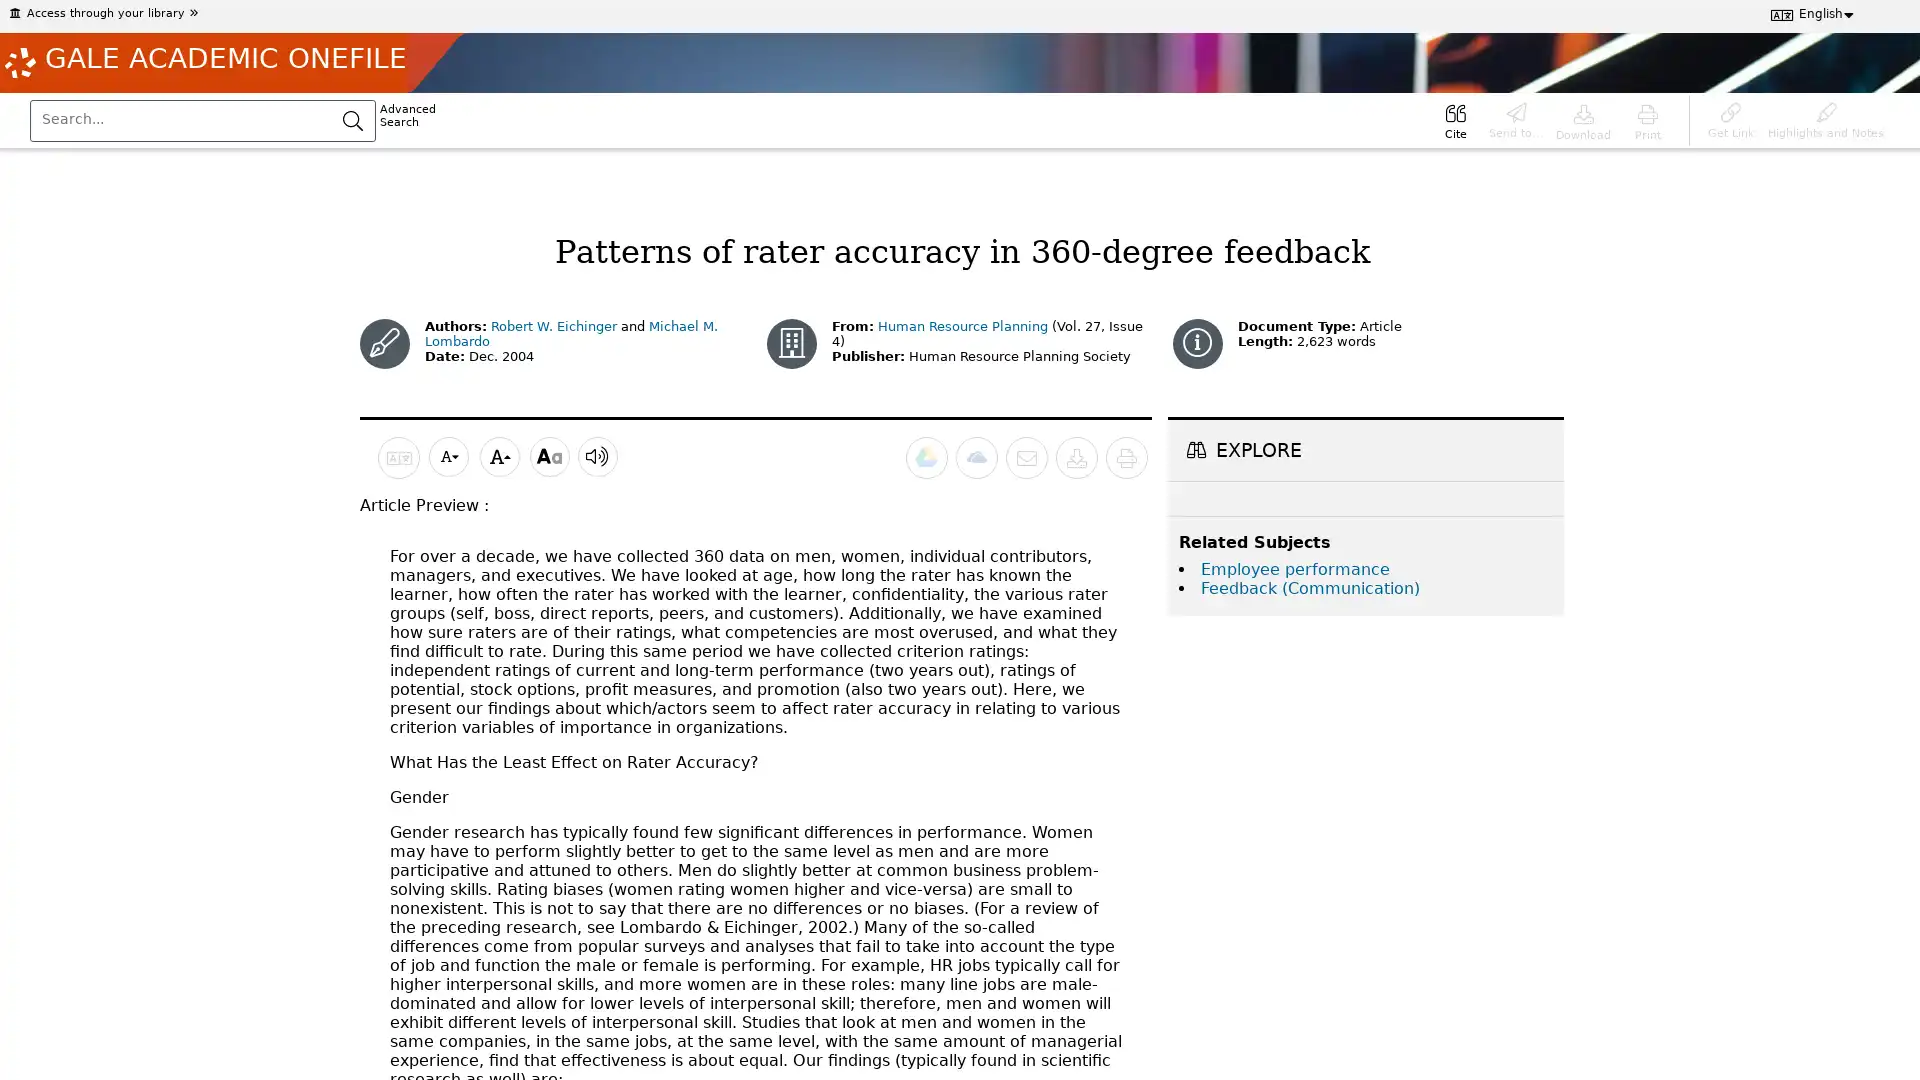 This screenshot has height=1080, width=1920. I want to click on Increase font size, so click(499, 456).